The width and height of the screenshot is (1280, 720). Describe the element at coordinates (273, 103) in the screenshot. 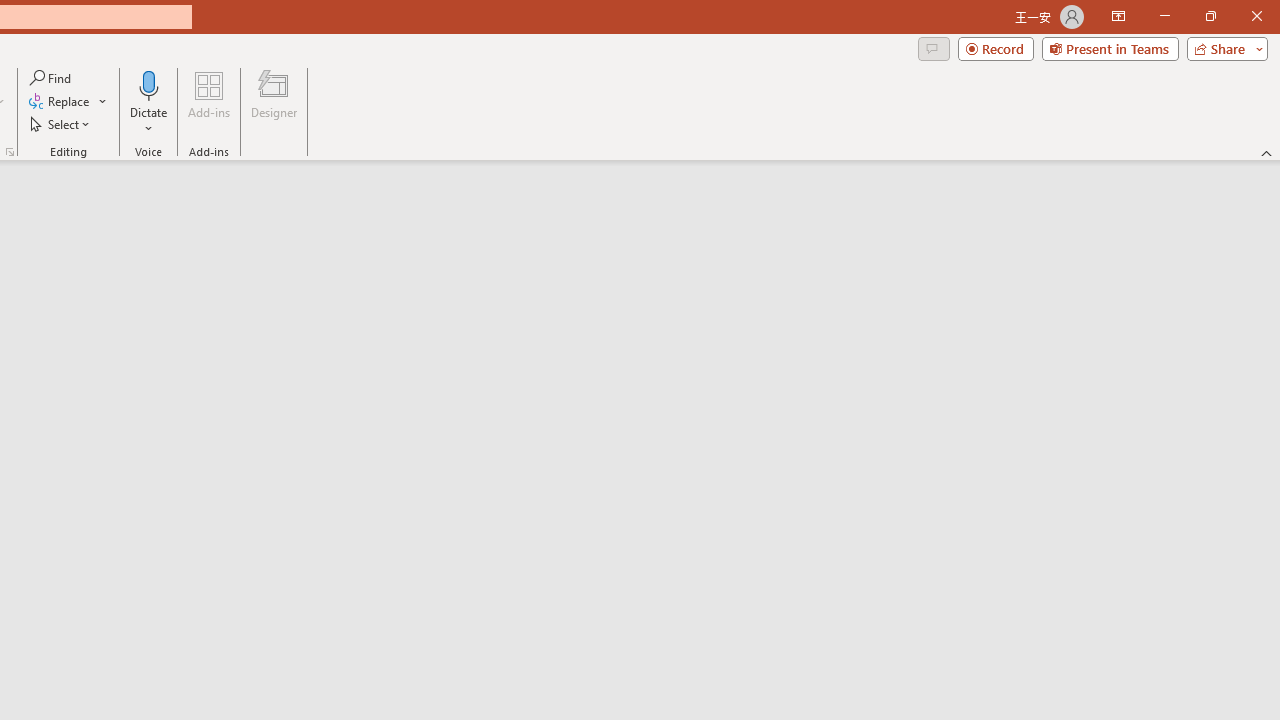

I see `'Designer'` at that location.